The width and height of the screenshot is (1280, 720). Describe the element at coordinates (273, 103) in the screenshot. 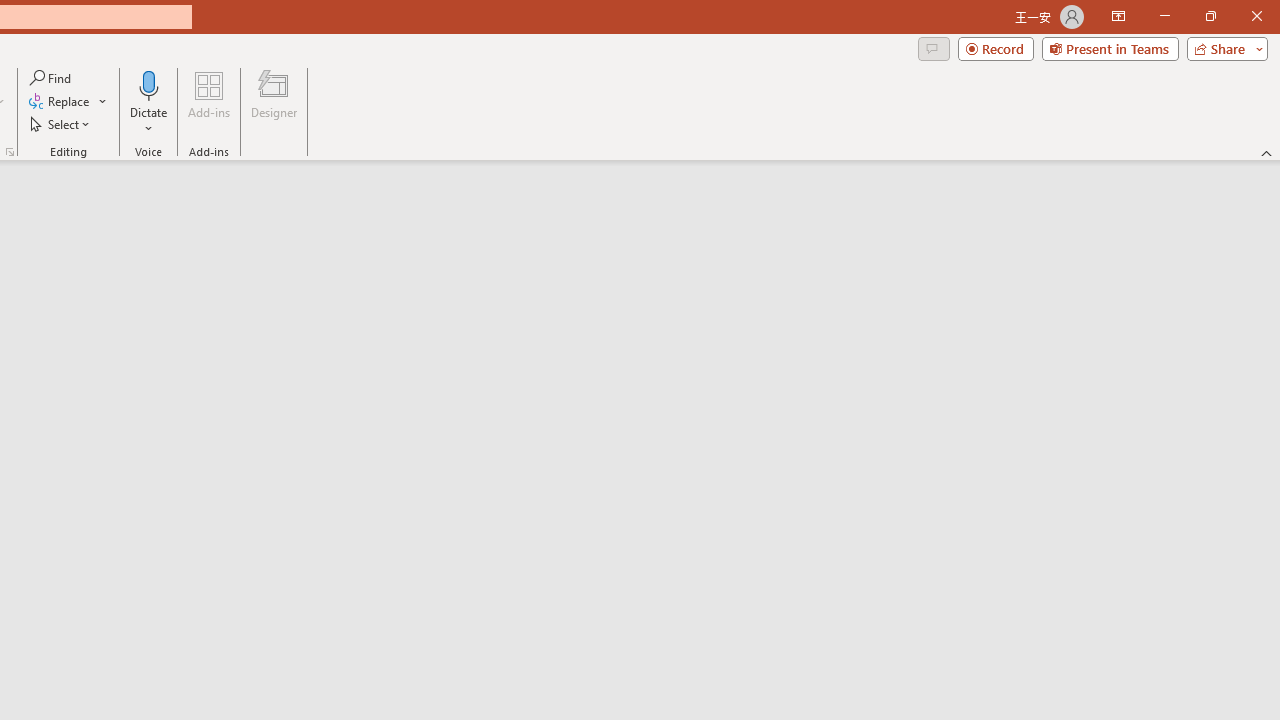

I see `'Designer'` at that location.